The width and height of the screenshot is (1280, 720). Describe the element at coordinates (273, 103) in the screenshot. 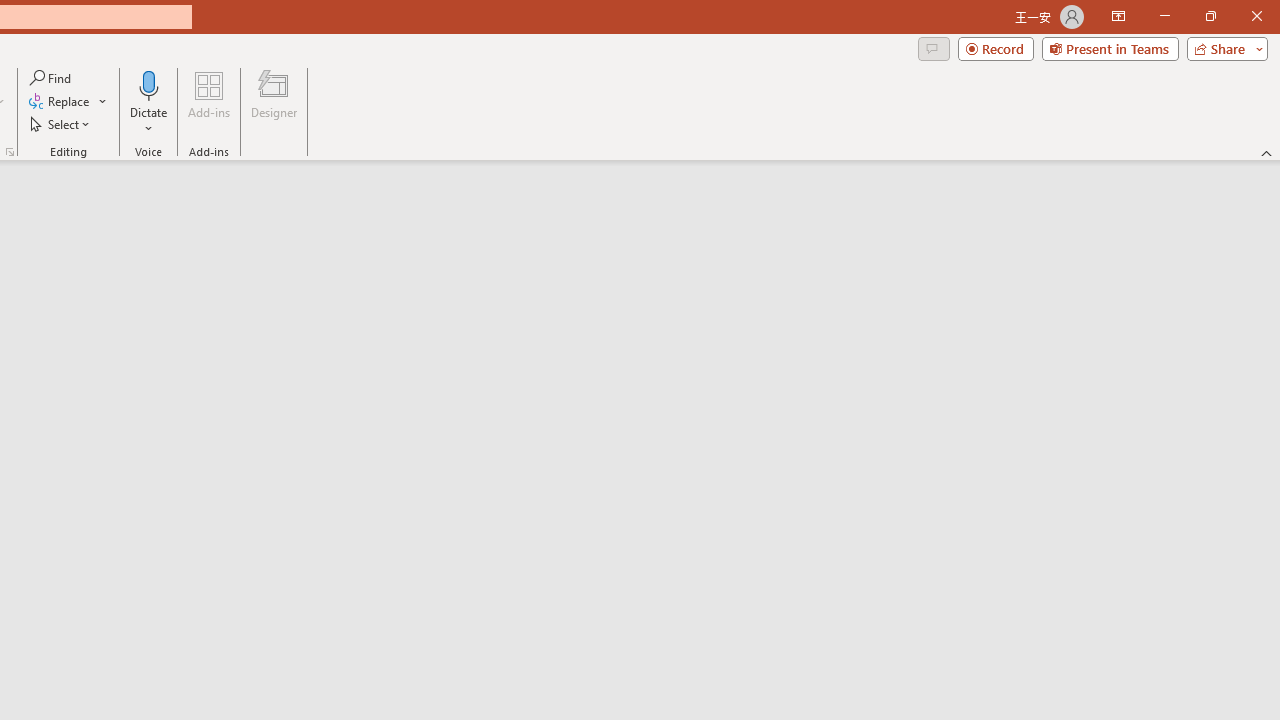

I see `'Designer'` at that location.